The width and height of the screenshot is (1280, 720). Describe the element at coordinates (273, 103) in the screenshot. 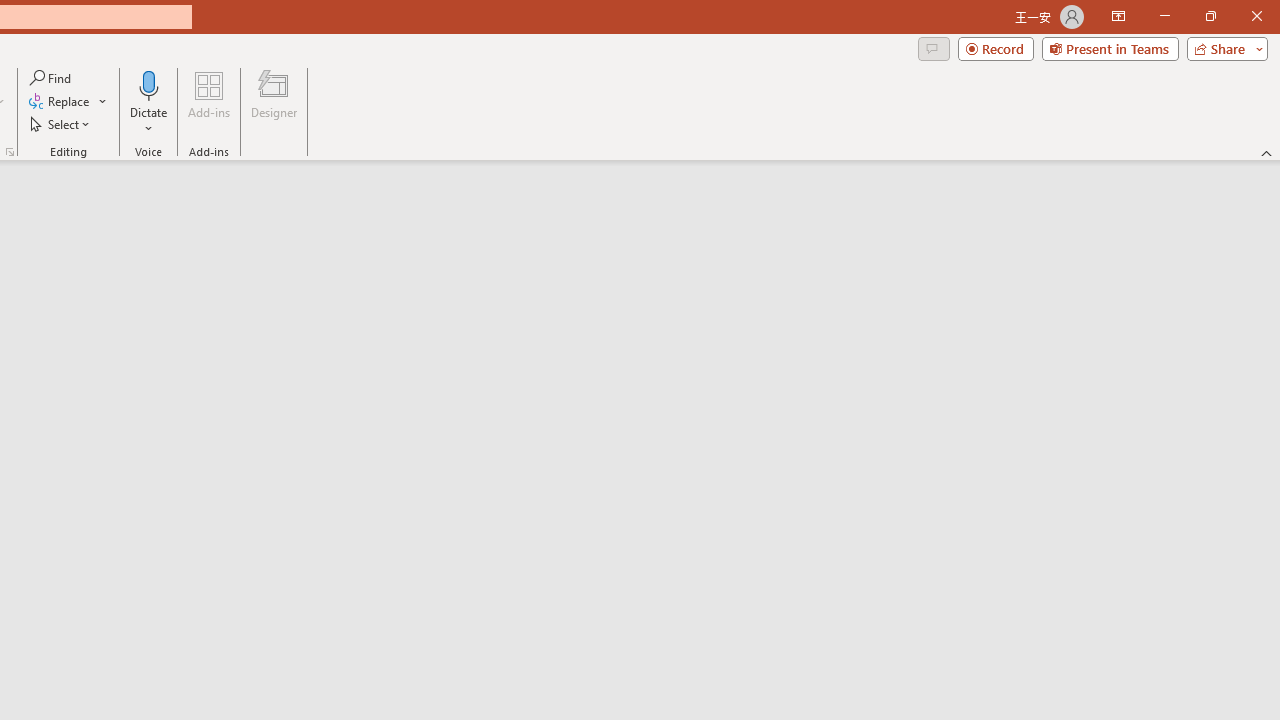

I see `'Designer'` at that location.